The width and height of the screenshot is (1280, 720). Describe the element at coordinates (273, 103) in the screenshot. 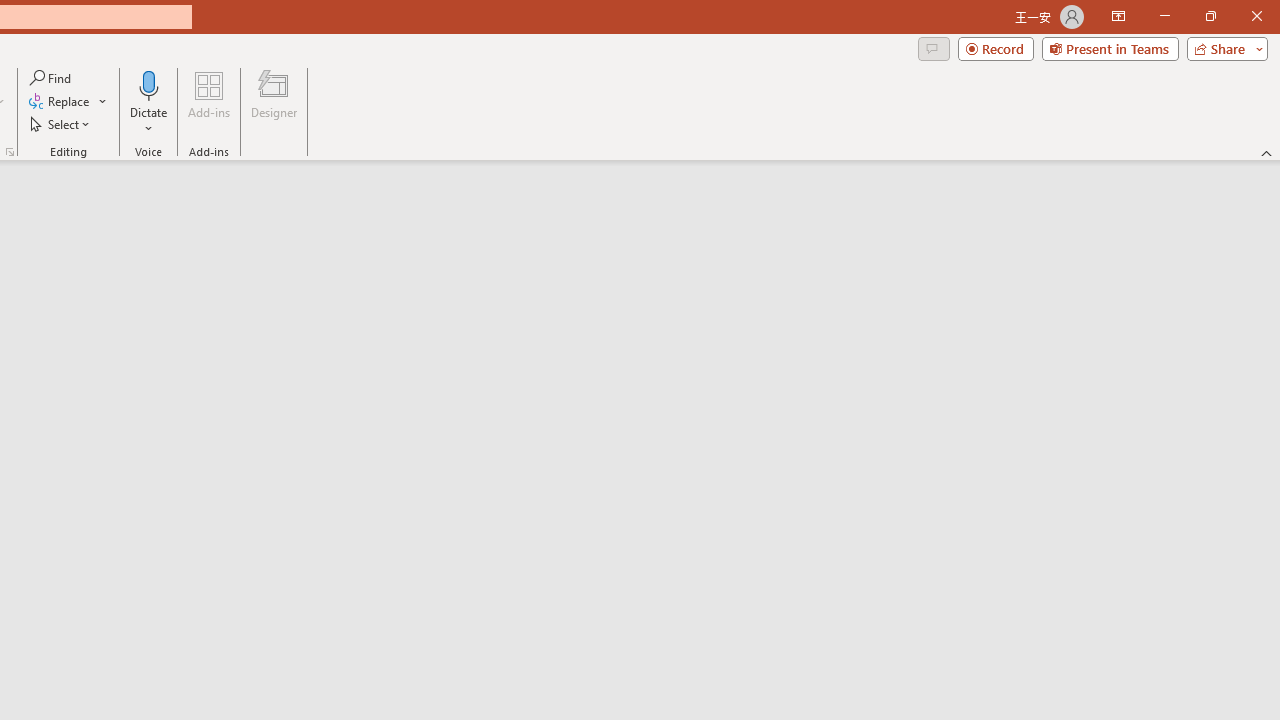

I see `'Designer'` at that location.